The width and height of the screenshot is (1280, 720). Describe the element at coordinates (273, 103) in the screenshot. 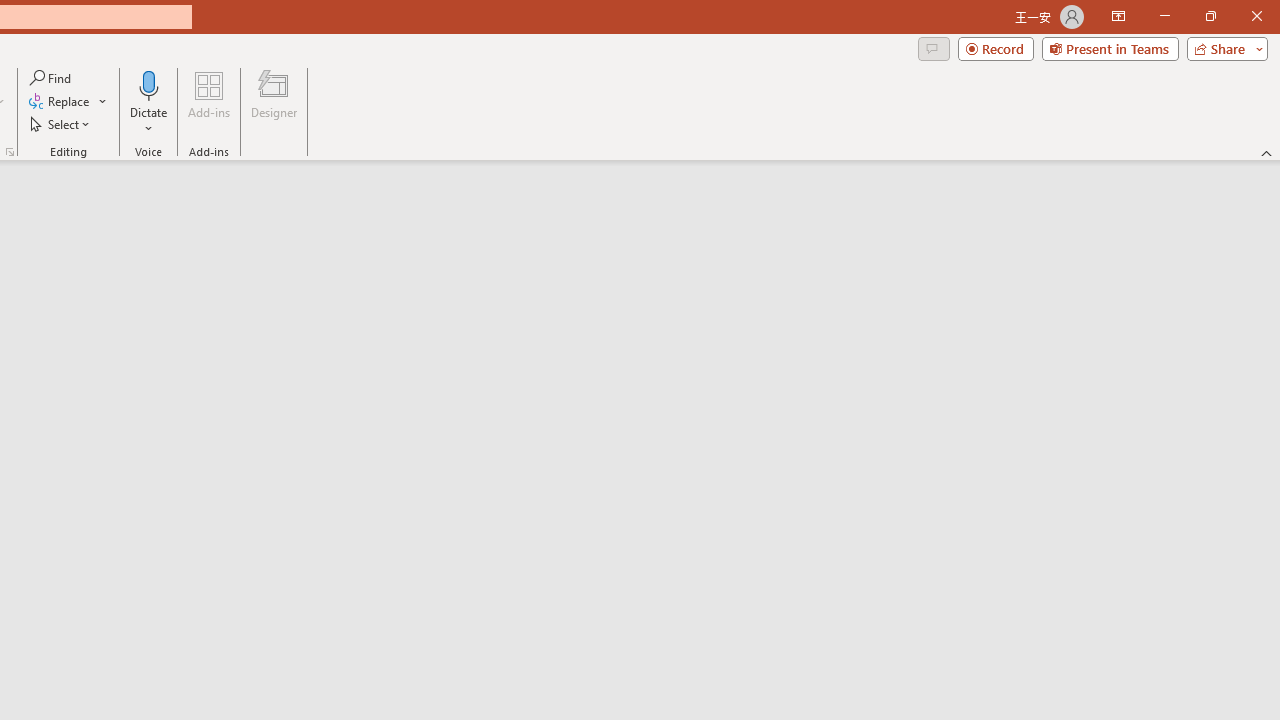

I see `'Designer'` at that location.